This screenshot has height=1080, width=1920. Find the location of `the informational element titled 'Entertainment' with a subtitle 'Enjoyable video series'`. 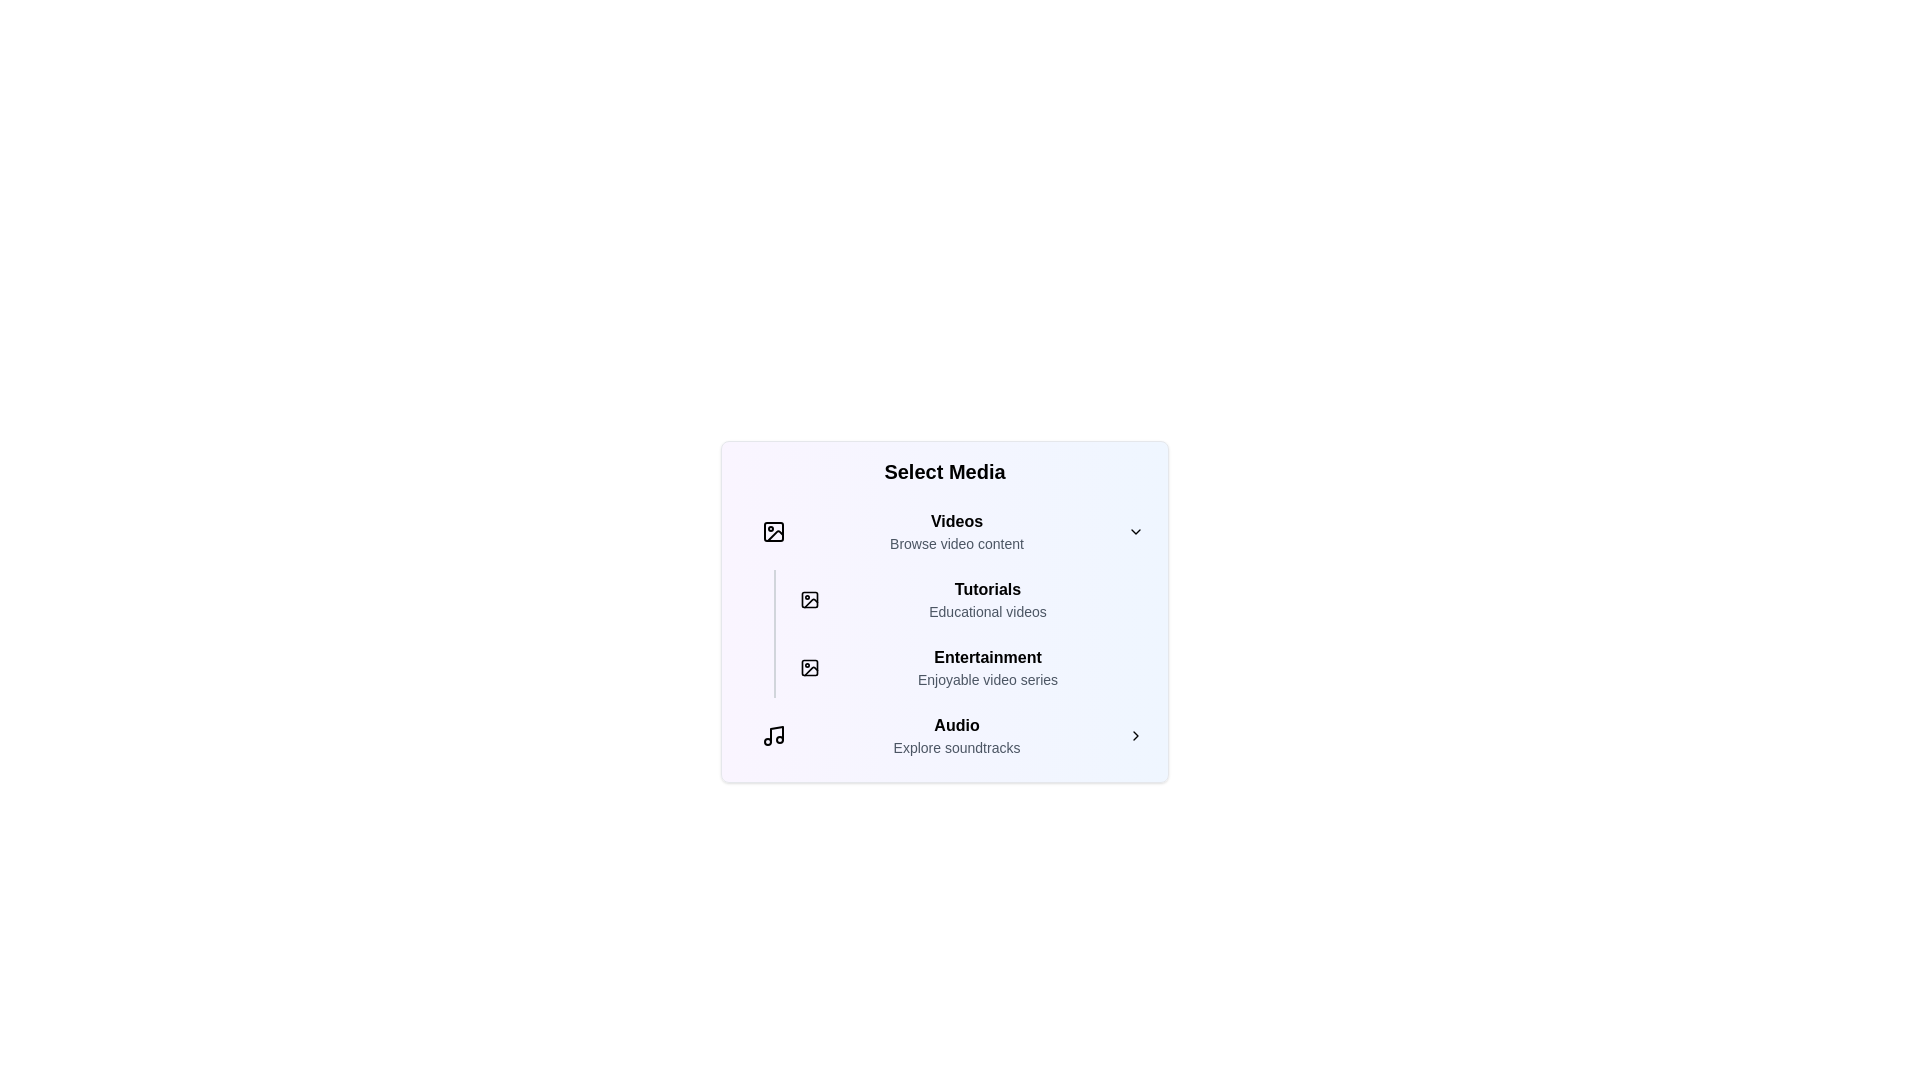

the informational element titled 'Entertainment' with a subtitle 'Enjoyable video series' is located at coordinates (988, 667).